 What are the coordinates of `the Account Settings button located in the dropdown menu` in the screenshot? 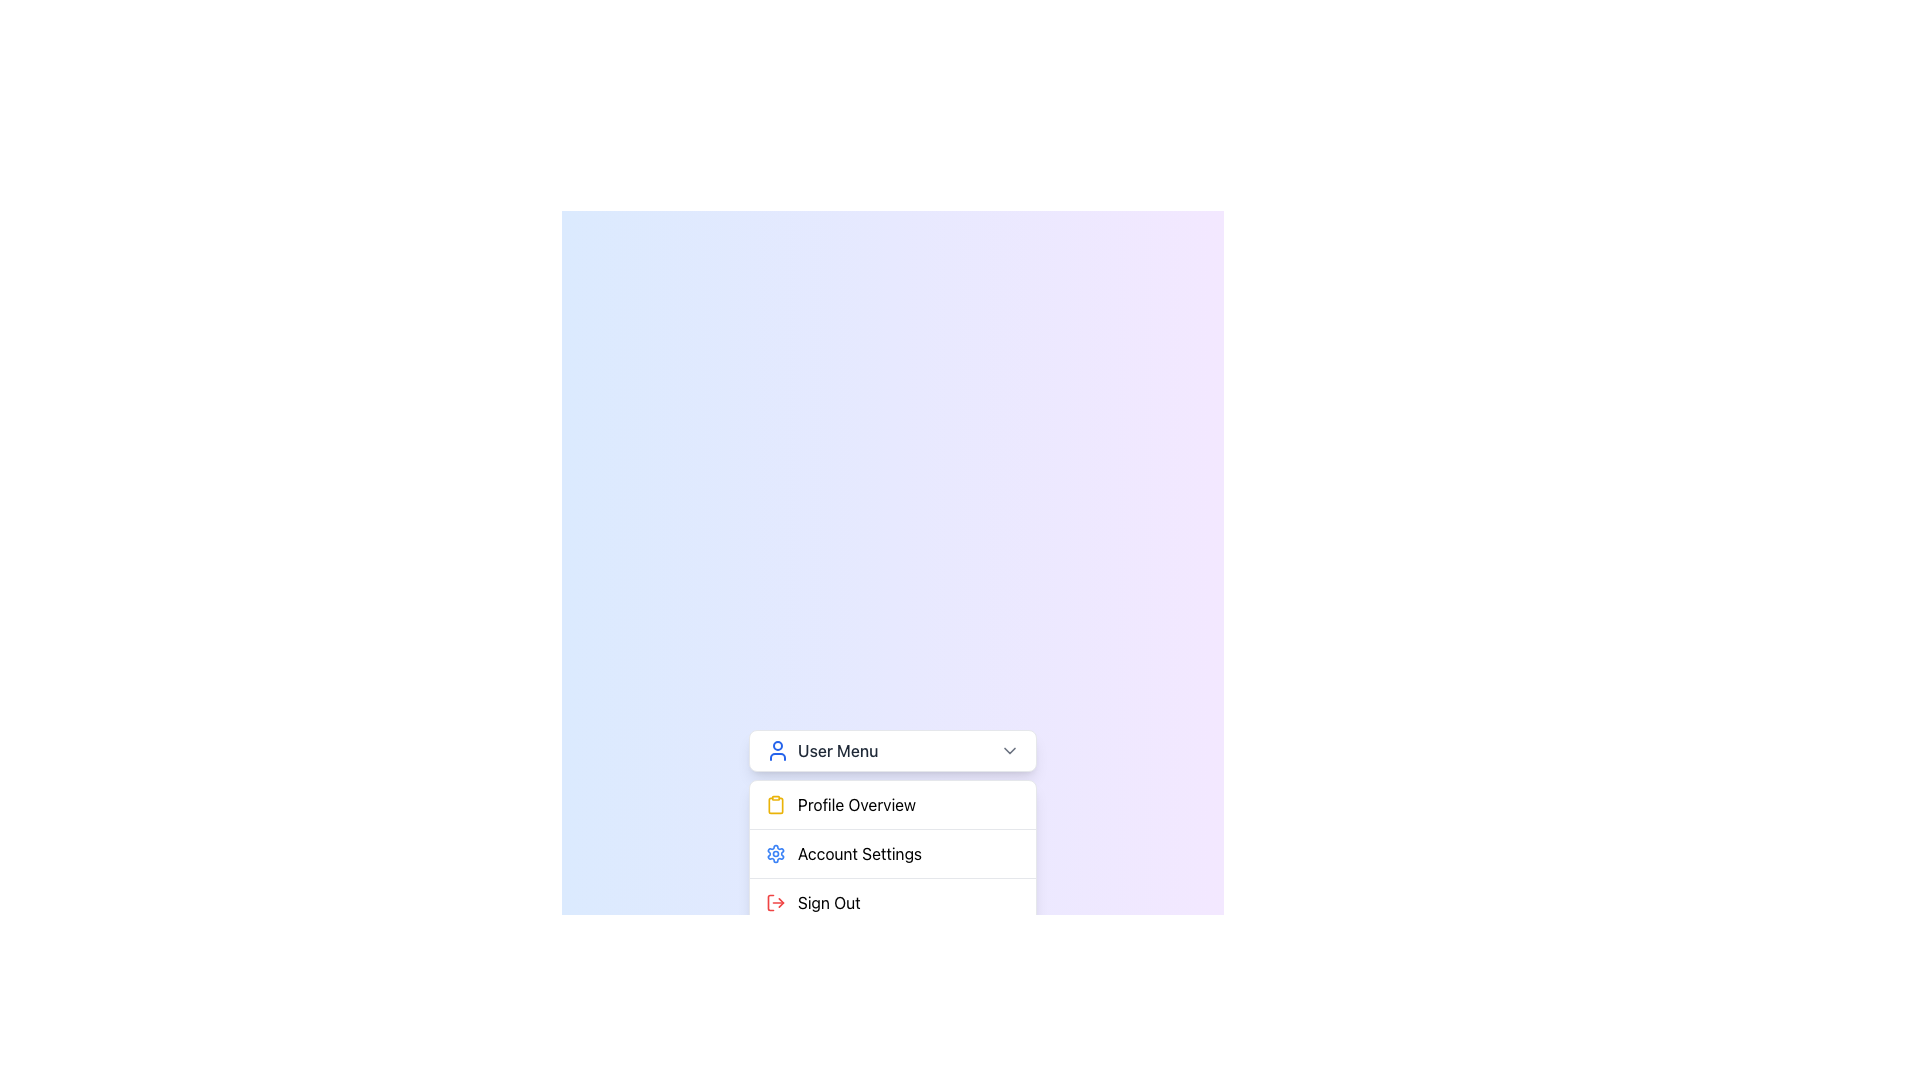 It's located at (891, 853).